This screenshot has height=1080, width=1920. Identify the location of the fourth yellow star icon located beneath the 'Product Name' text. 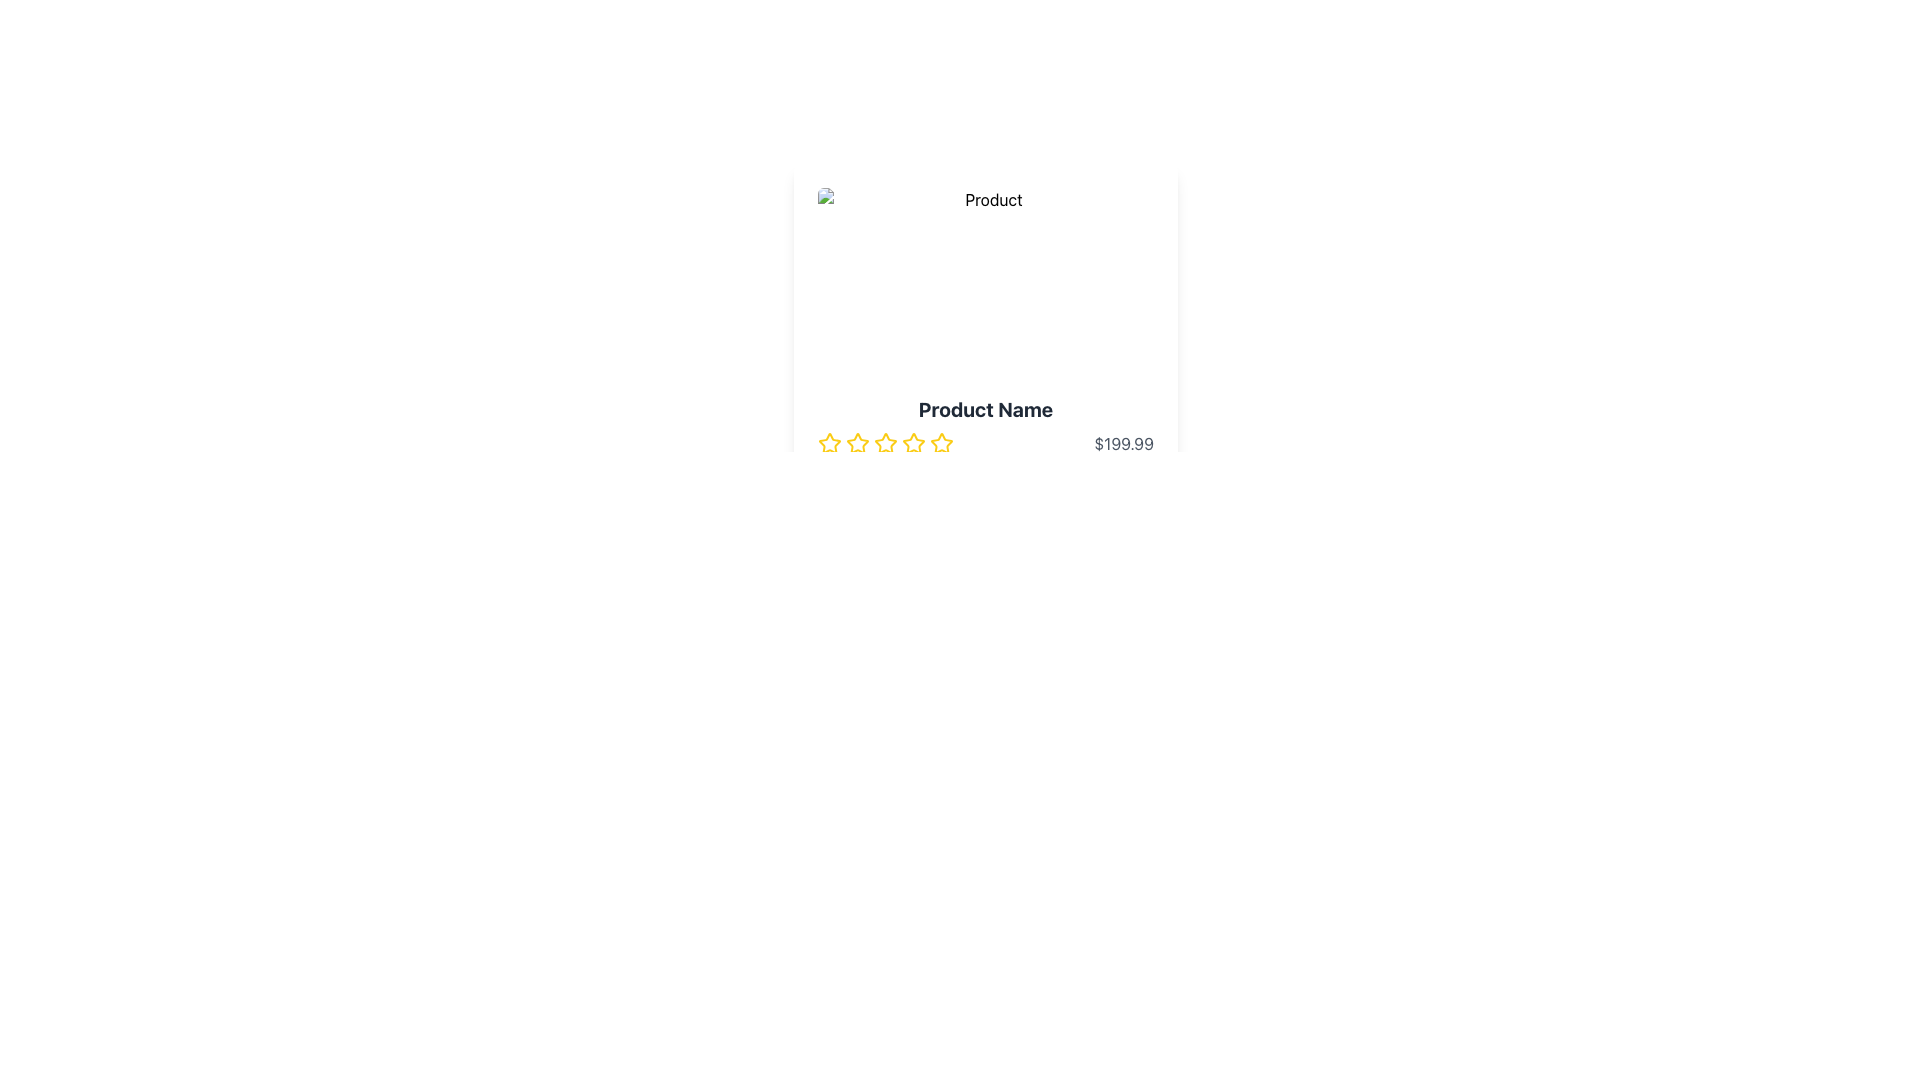
(912, 442).